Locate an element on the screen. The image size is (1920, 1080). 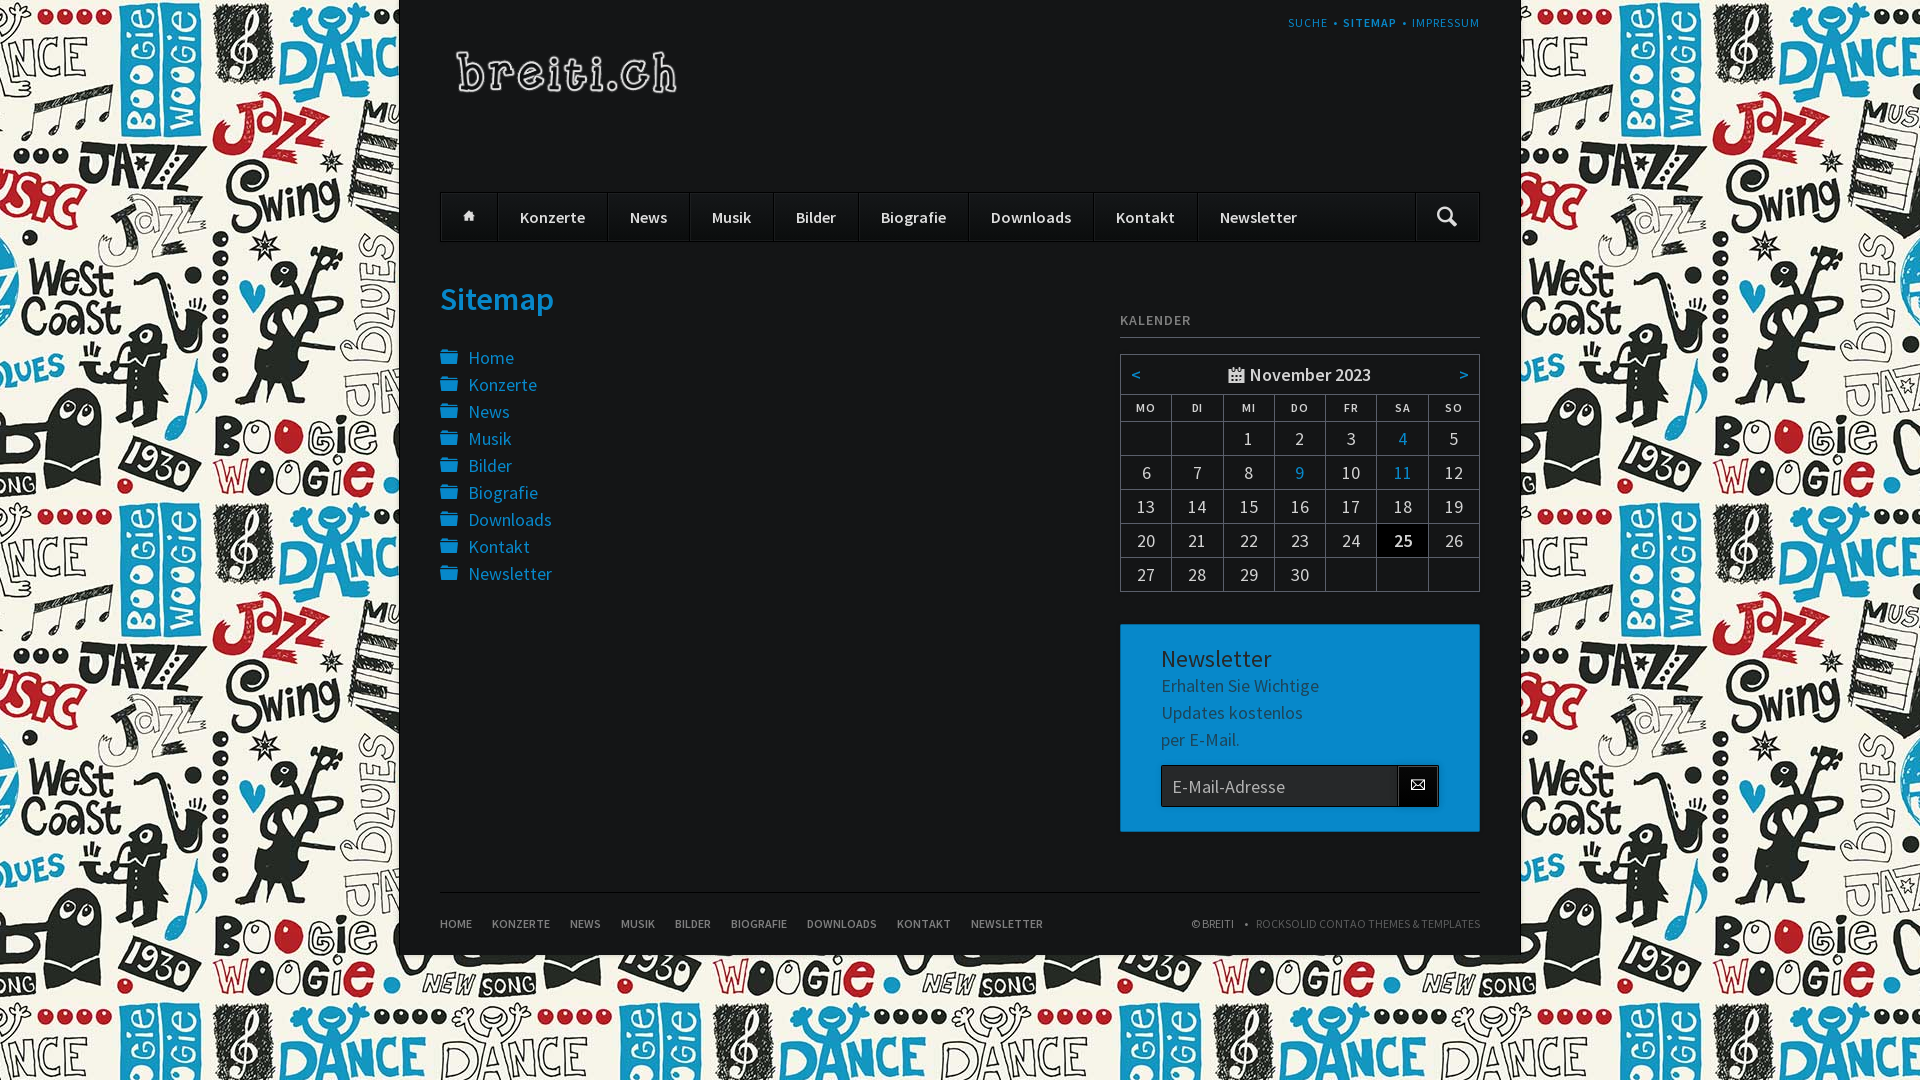
'NEWS' is located at coordinates (584, 923).